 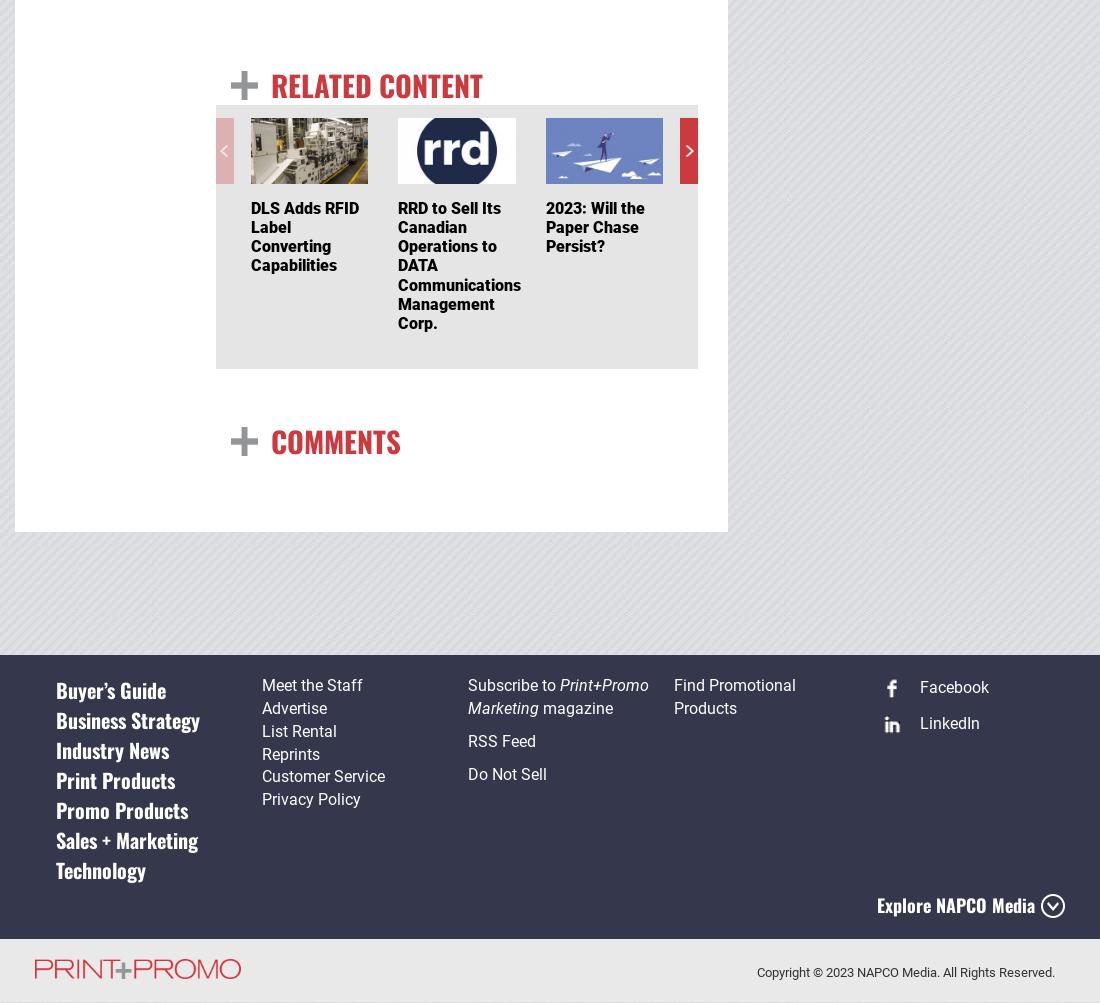 I want to click on 'Technology', so click(x=99, y=870).